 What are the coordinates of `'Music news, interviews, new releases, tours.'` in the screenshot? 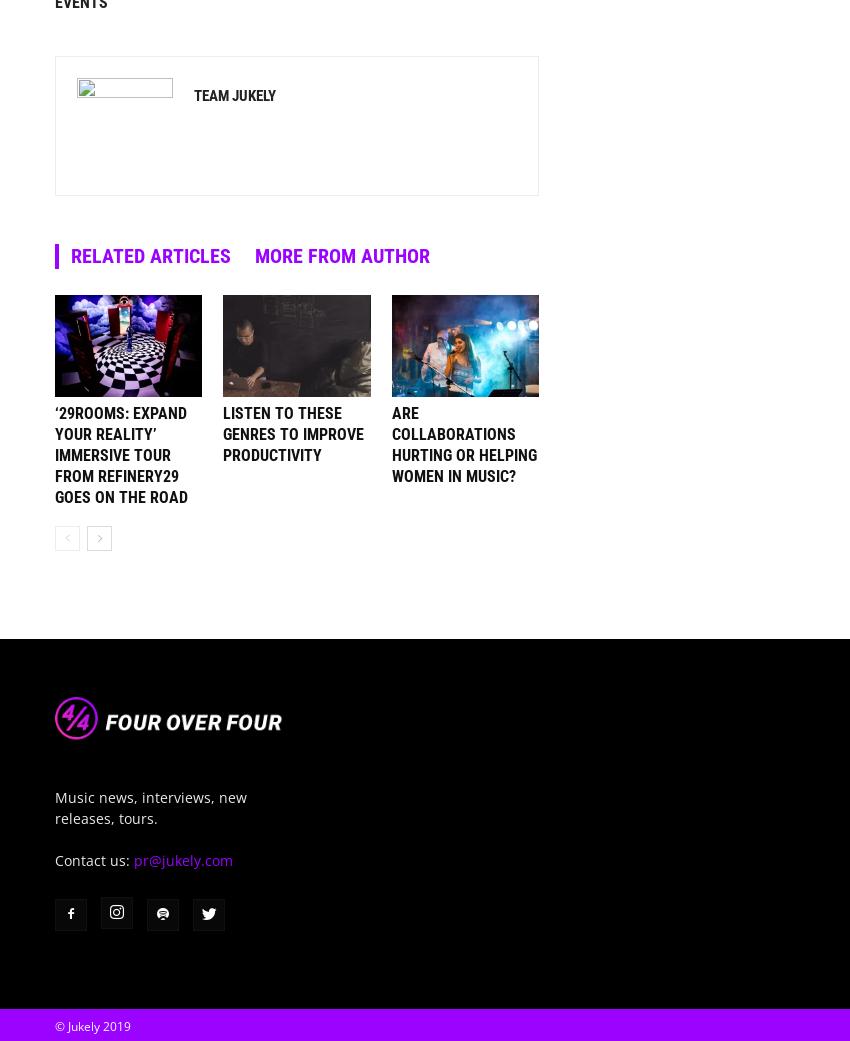 It's located at (150, 808).